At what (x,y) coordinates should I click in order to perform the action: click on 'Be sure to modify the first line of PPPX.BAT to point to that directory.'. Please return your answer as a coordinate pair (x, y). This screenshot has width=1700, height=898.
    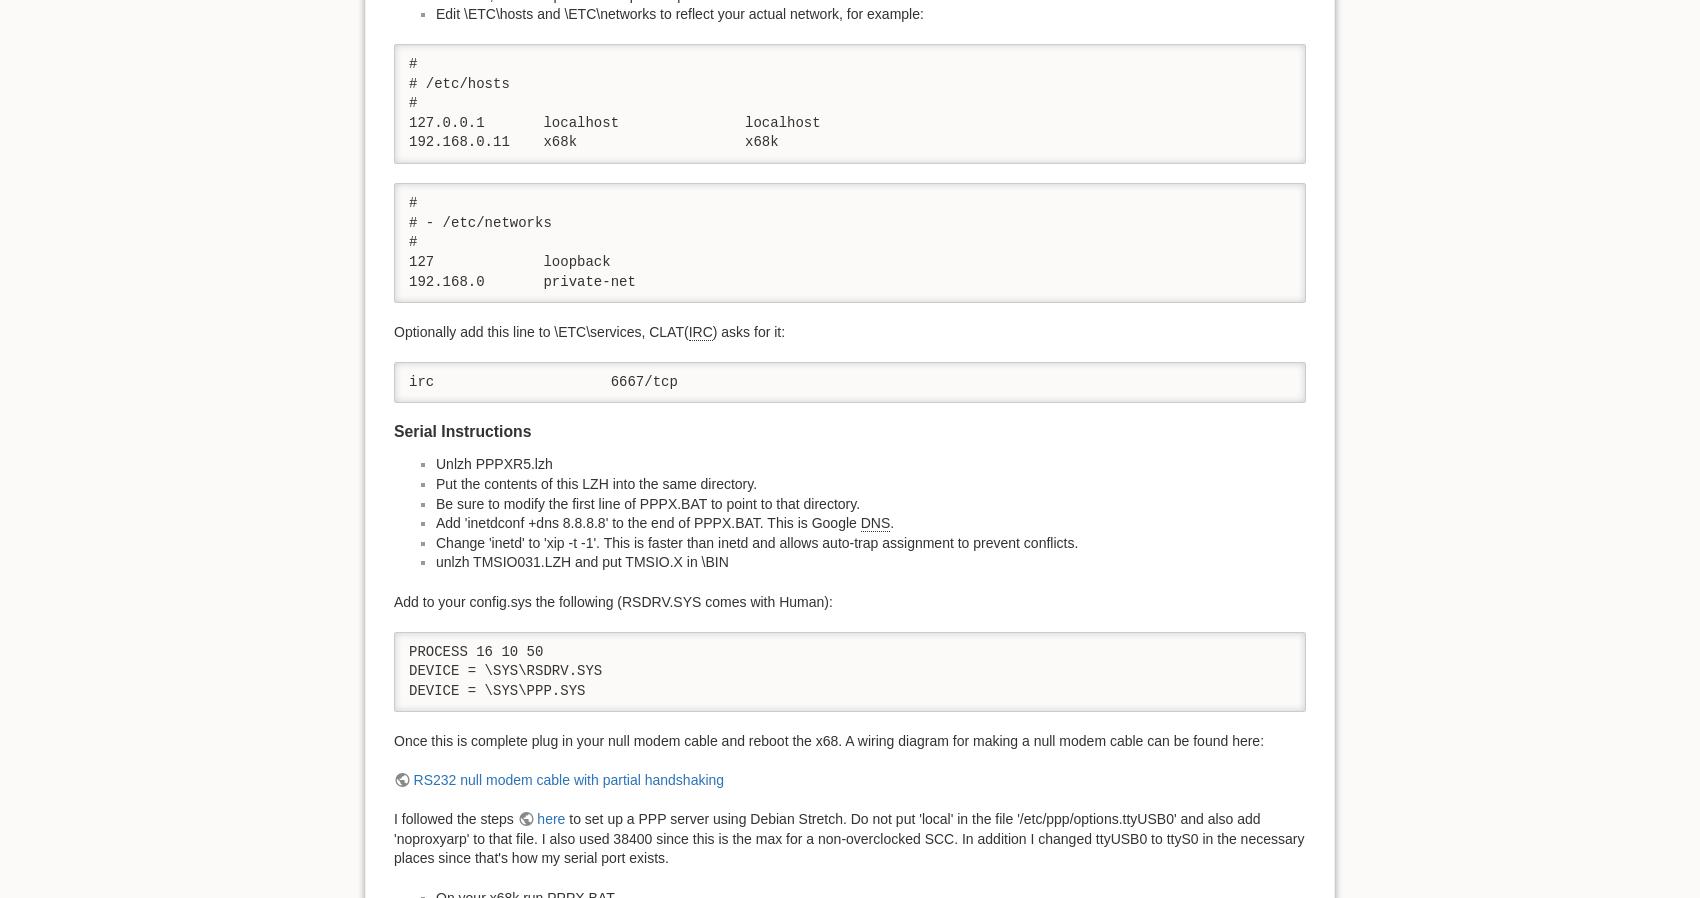
    Looking at the image, I should click on (648, 501).